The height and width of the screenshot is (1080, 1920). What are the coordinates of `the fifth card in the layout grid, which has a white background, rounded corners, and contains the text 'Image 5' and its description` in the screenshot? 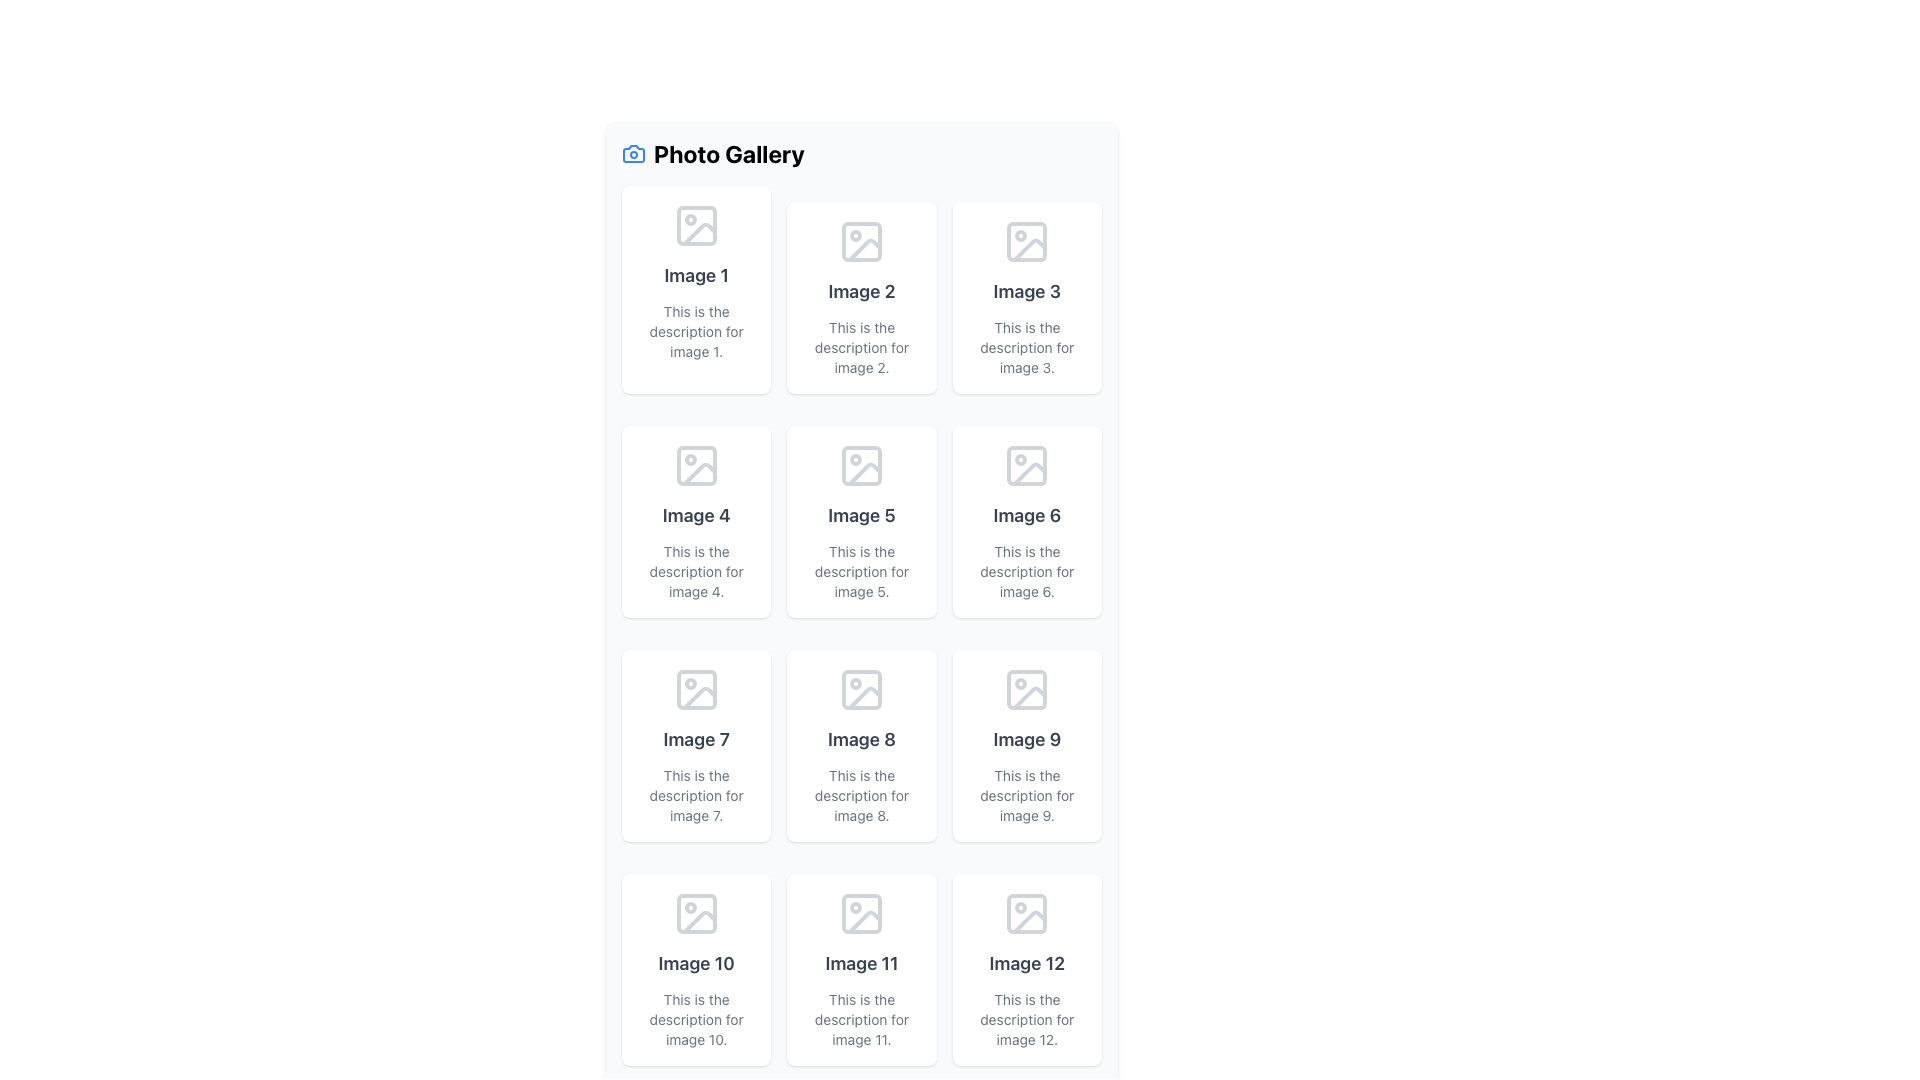 It's located at (862, 520).